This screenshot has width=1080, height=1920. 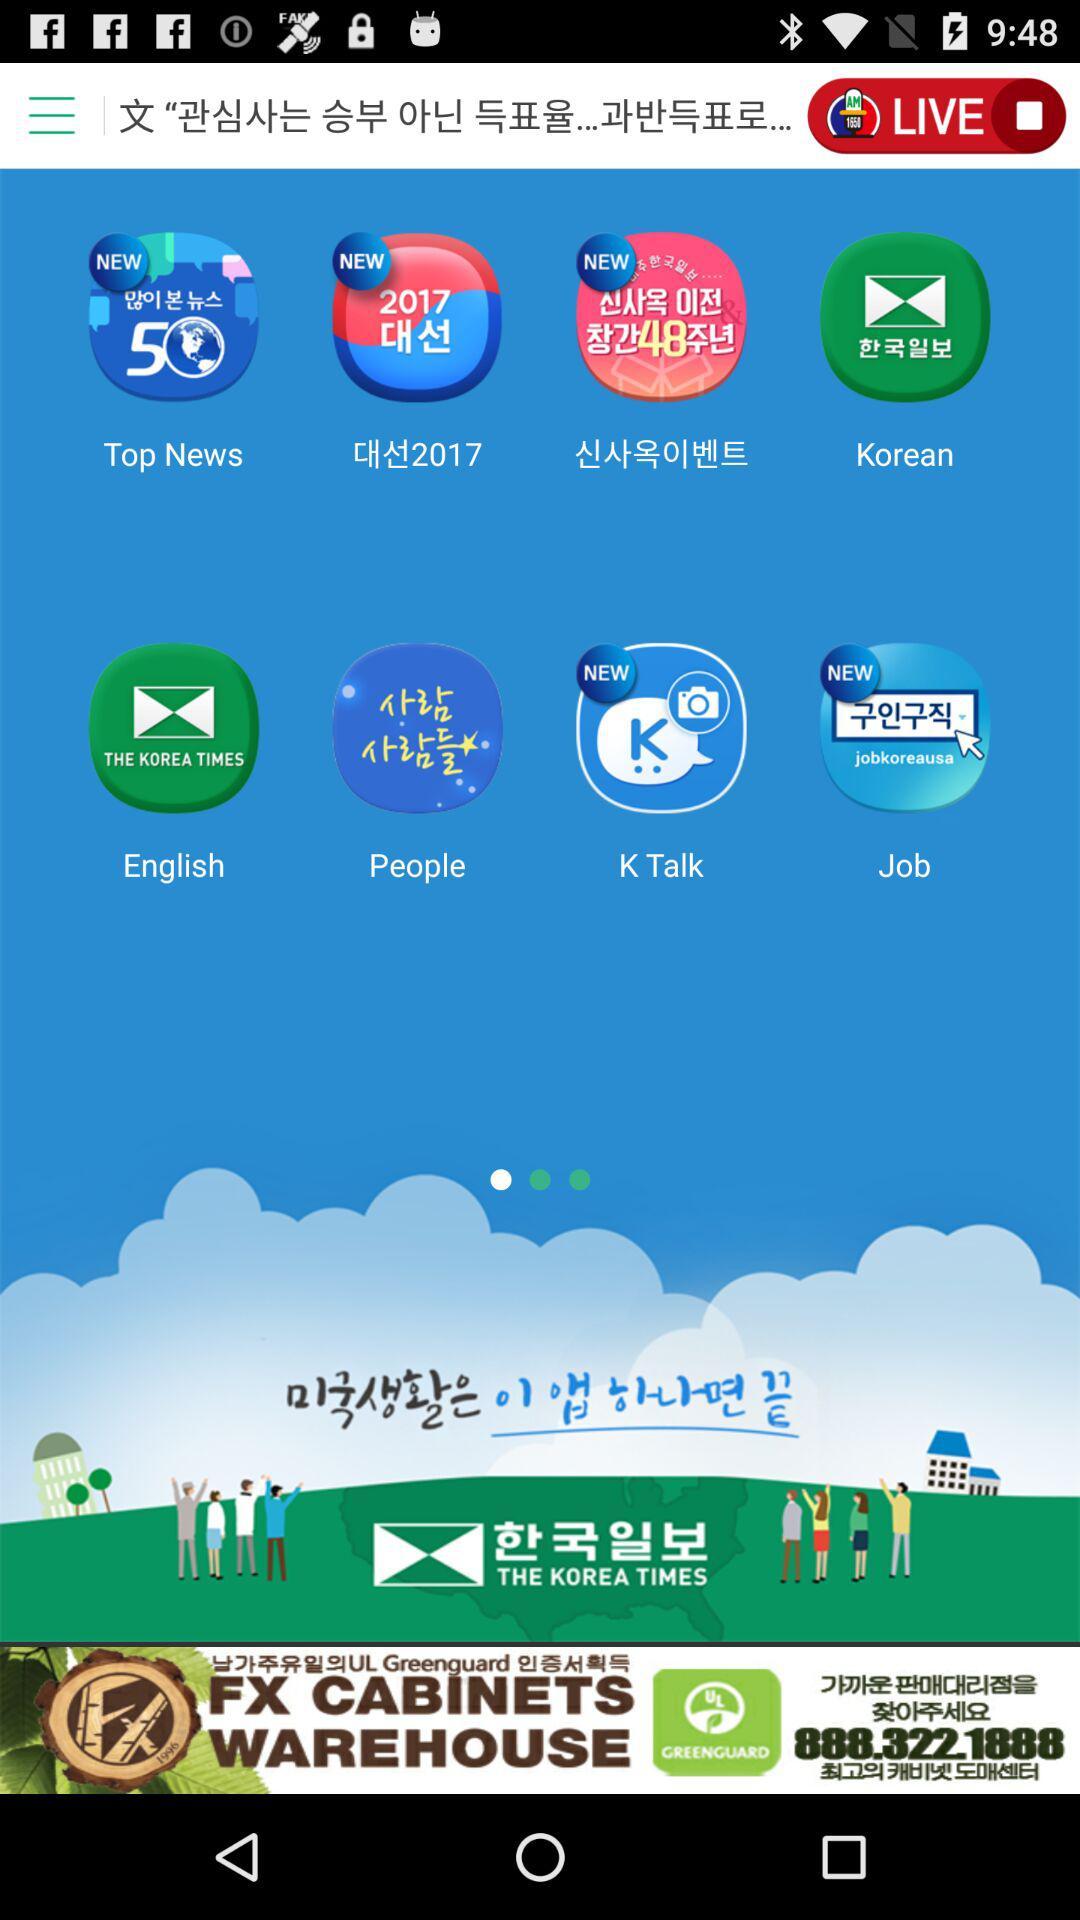 I want to click on live, so click(x=935, y=114).